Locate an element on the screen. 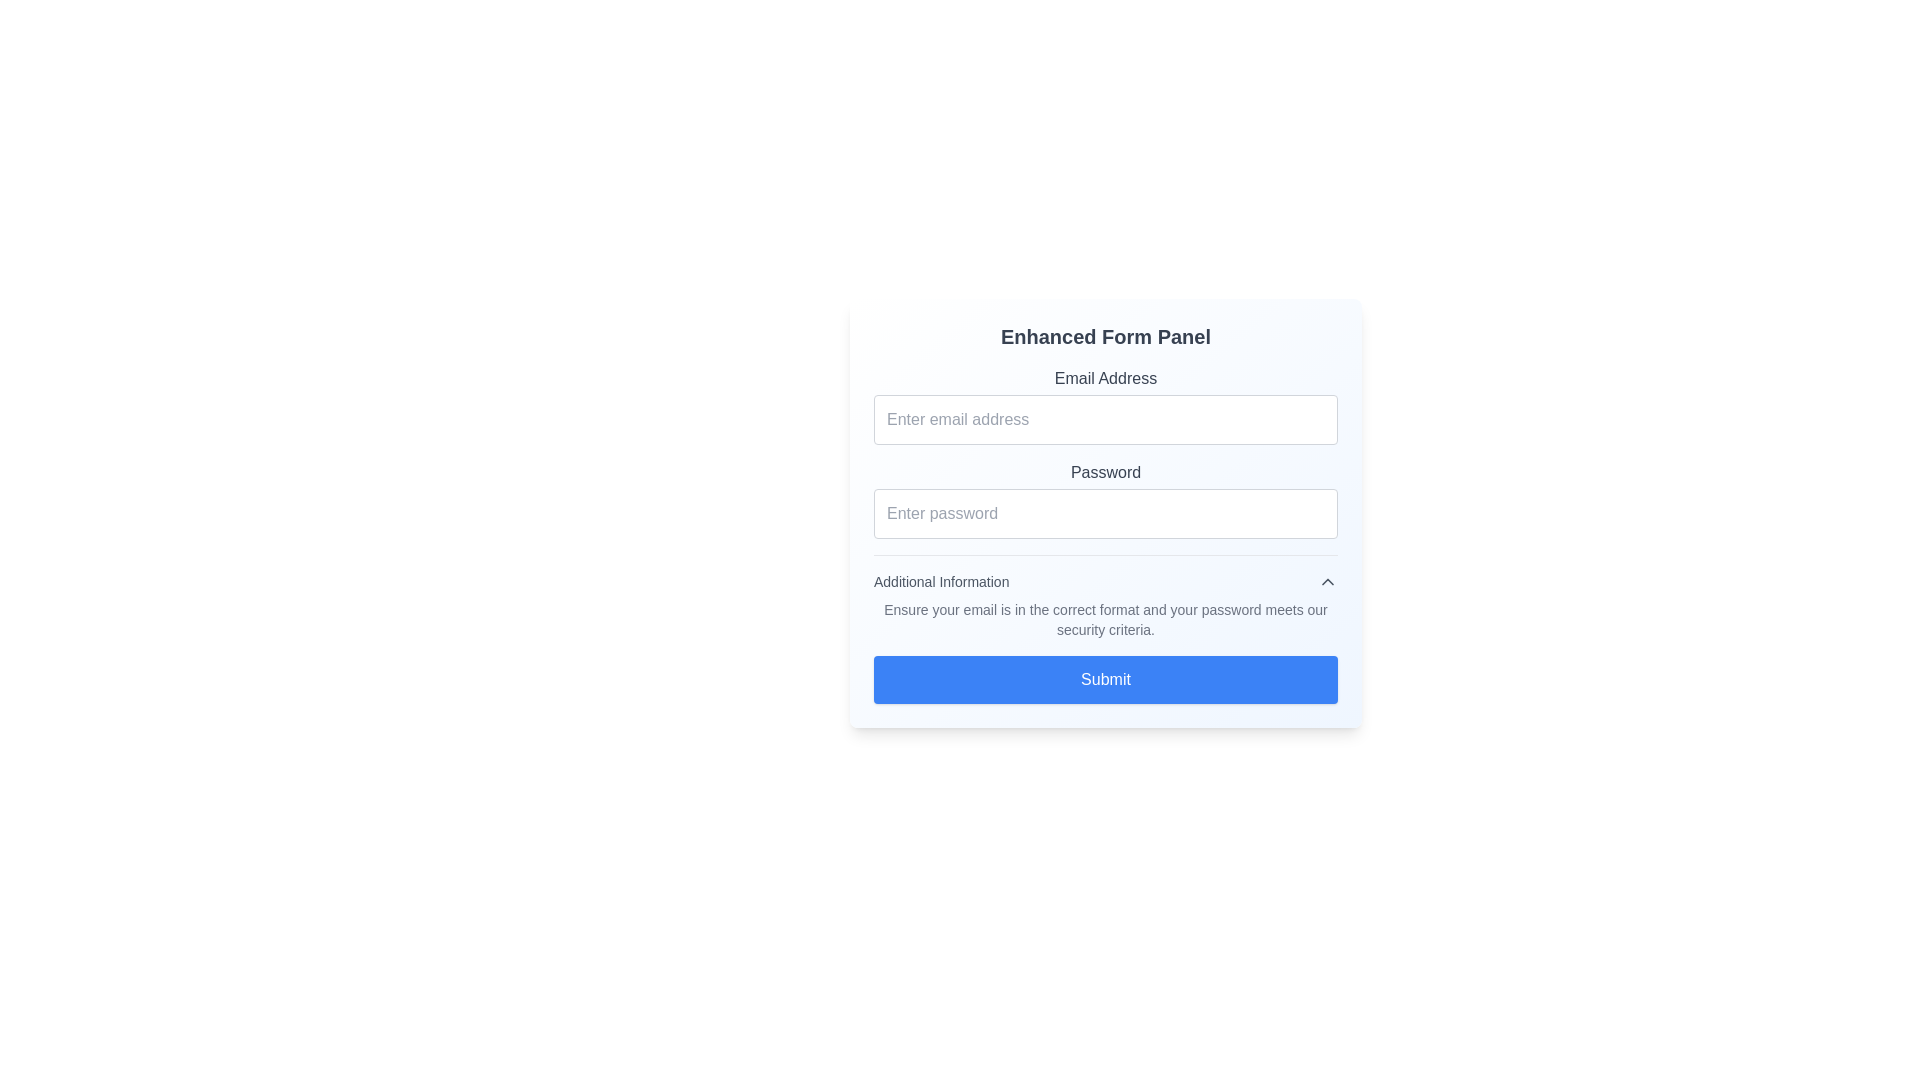 The height and width of the screenshot is (1080, 1920). instructional message text paragraph located centrally below the 'Additional Information' header and above the 'Submit' button in the form layout is located at coordinates (1104, 619).